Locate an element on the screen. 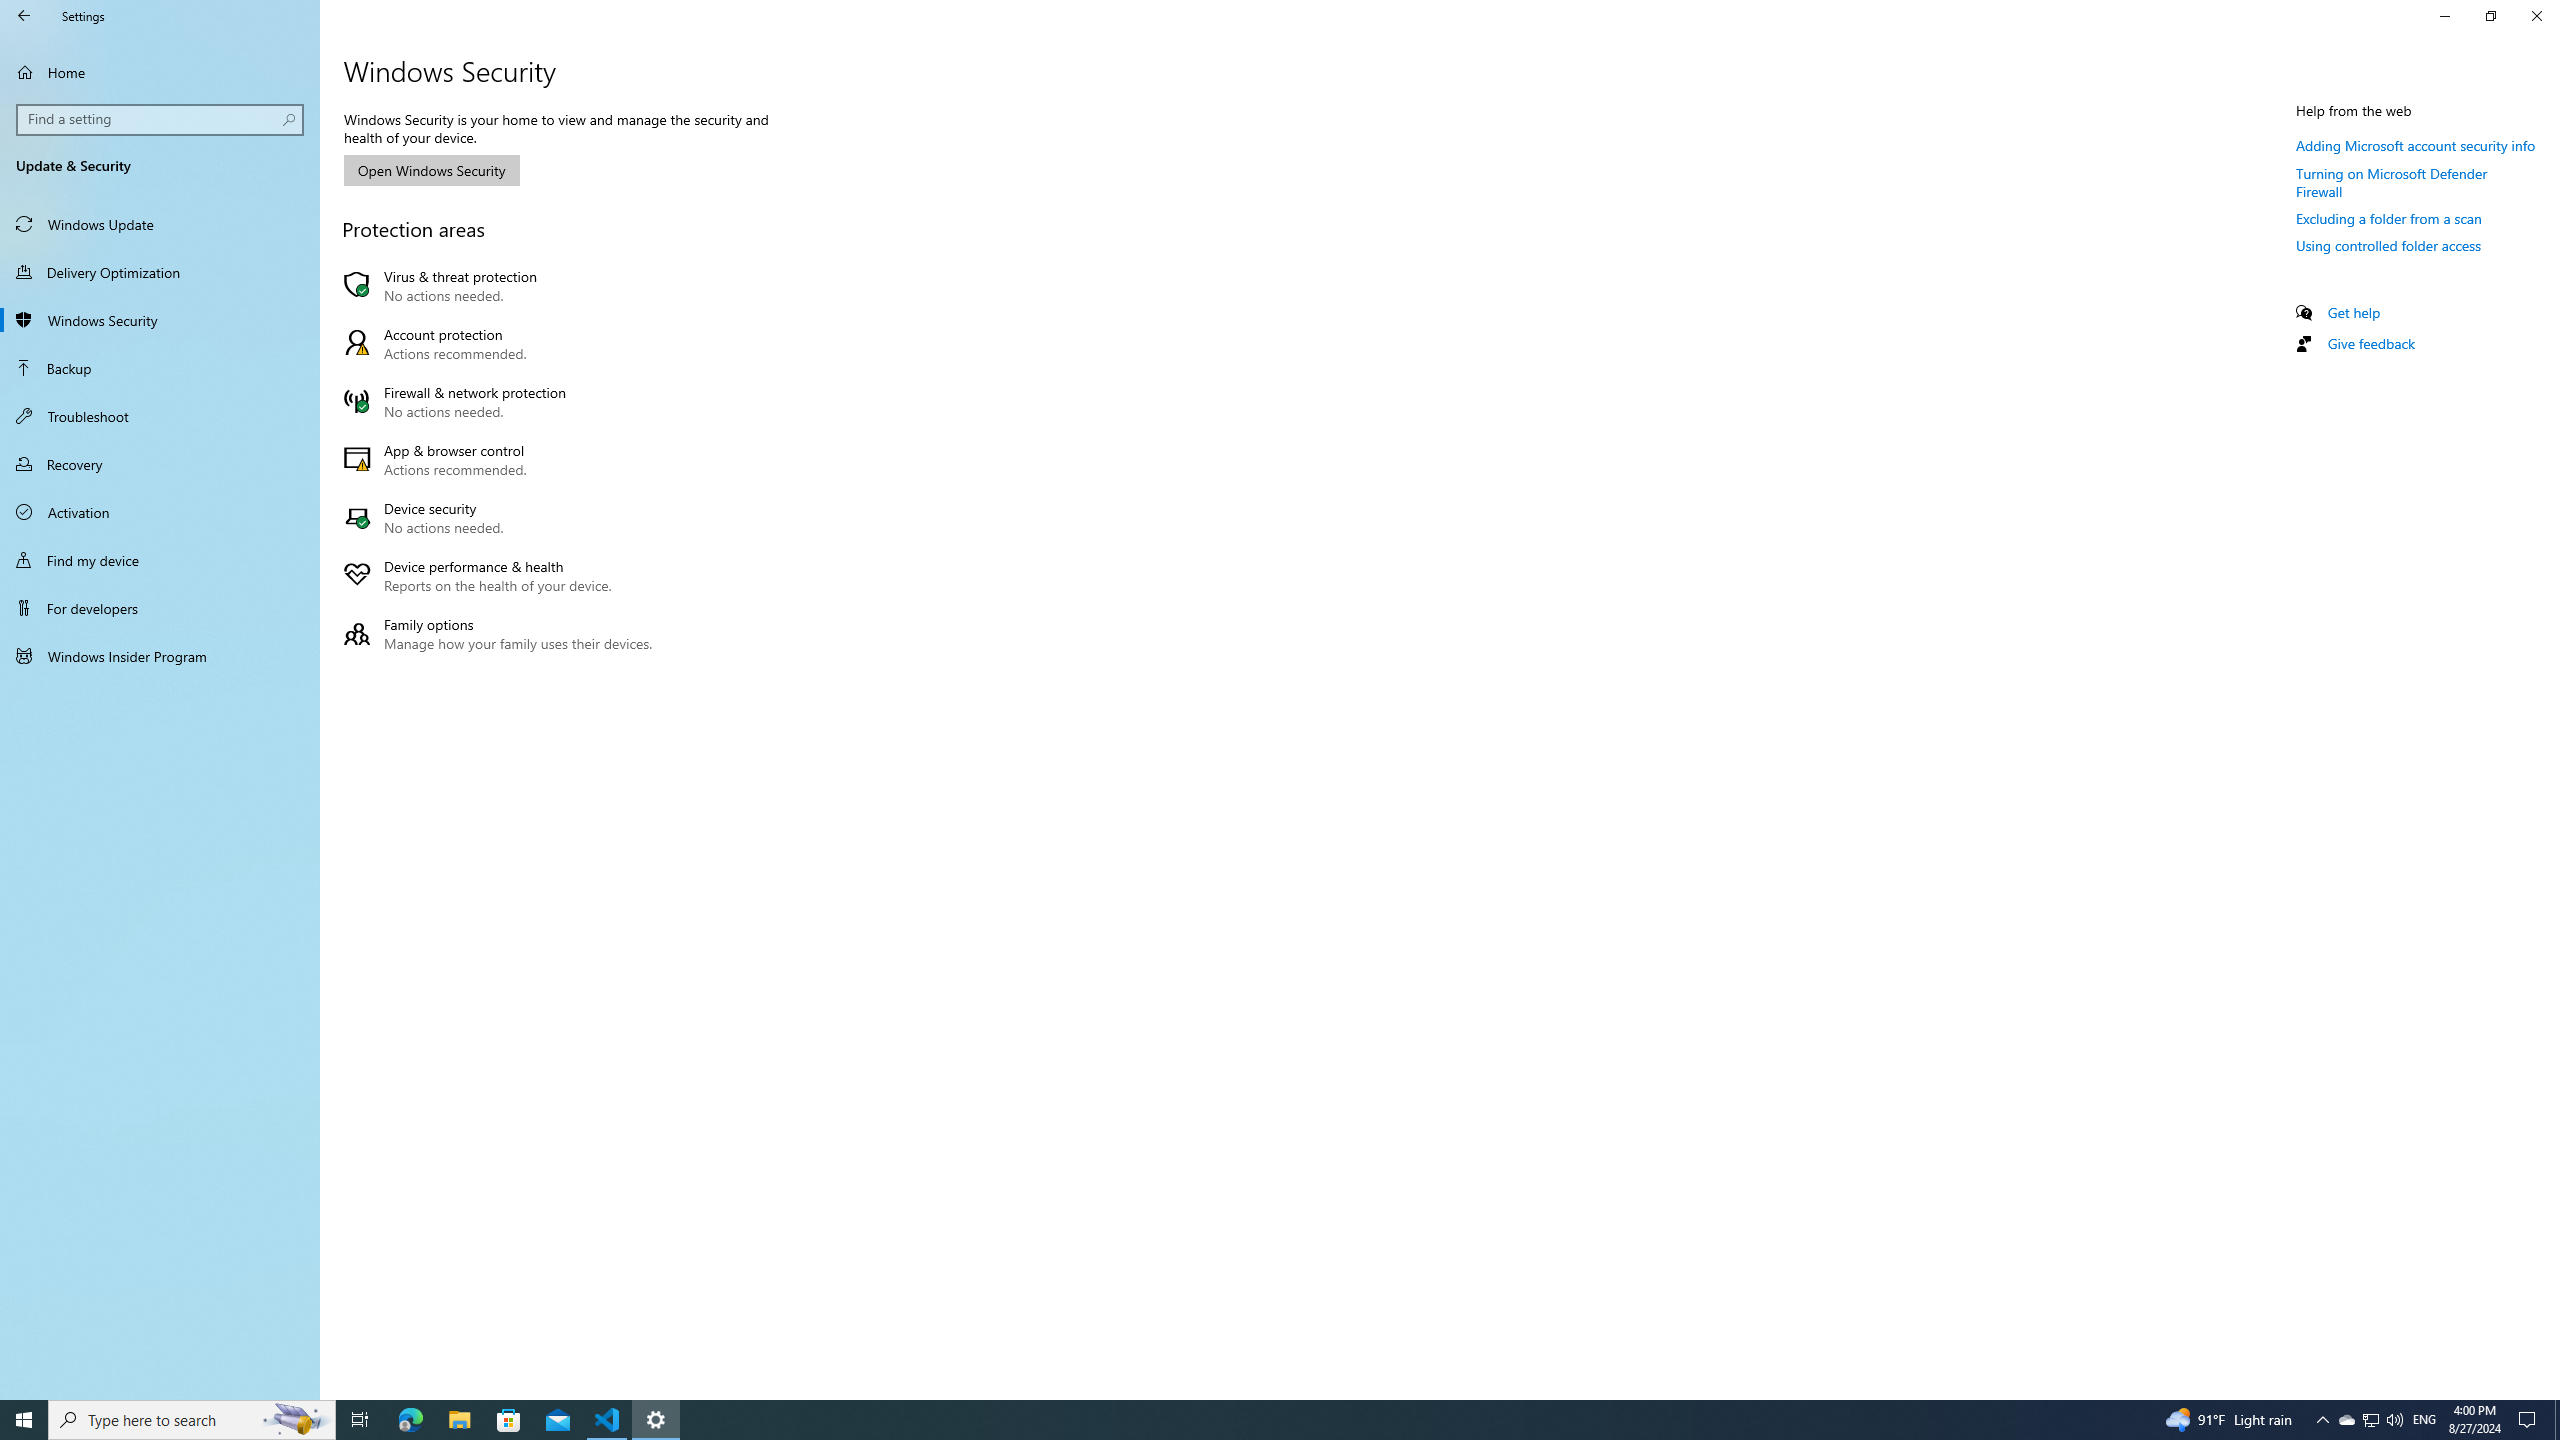  'File Explorer' is located at coordinates (458, 1418).